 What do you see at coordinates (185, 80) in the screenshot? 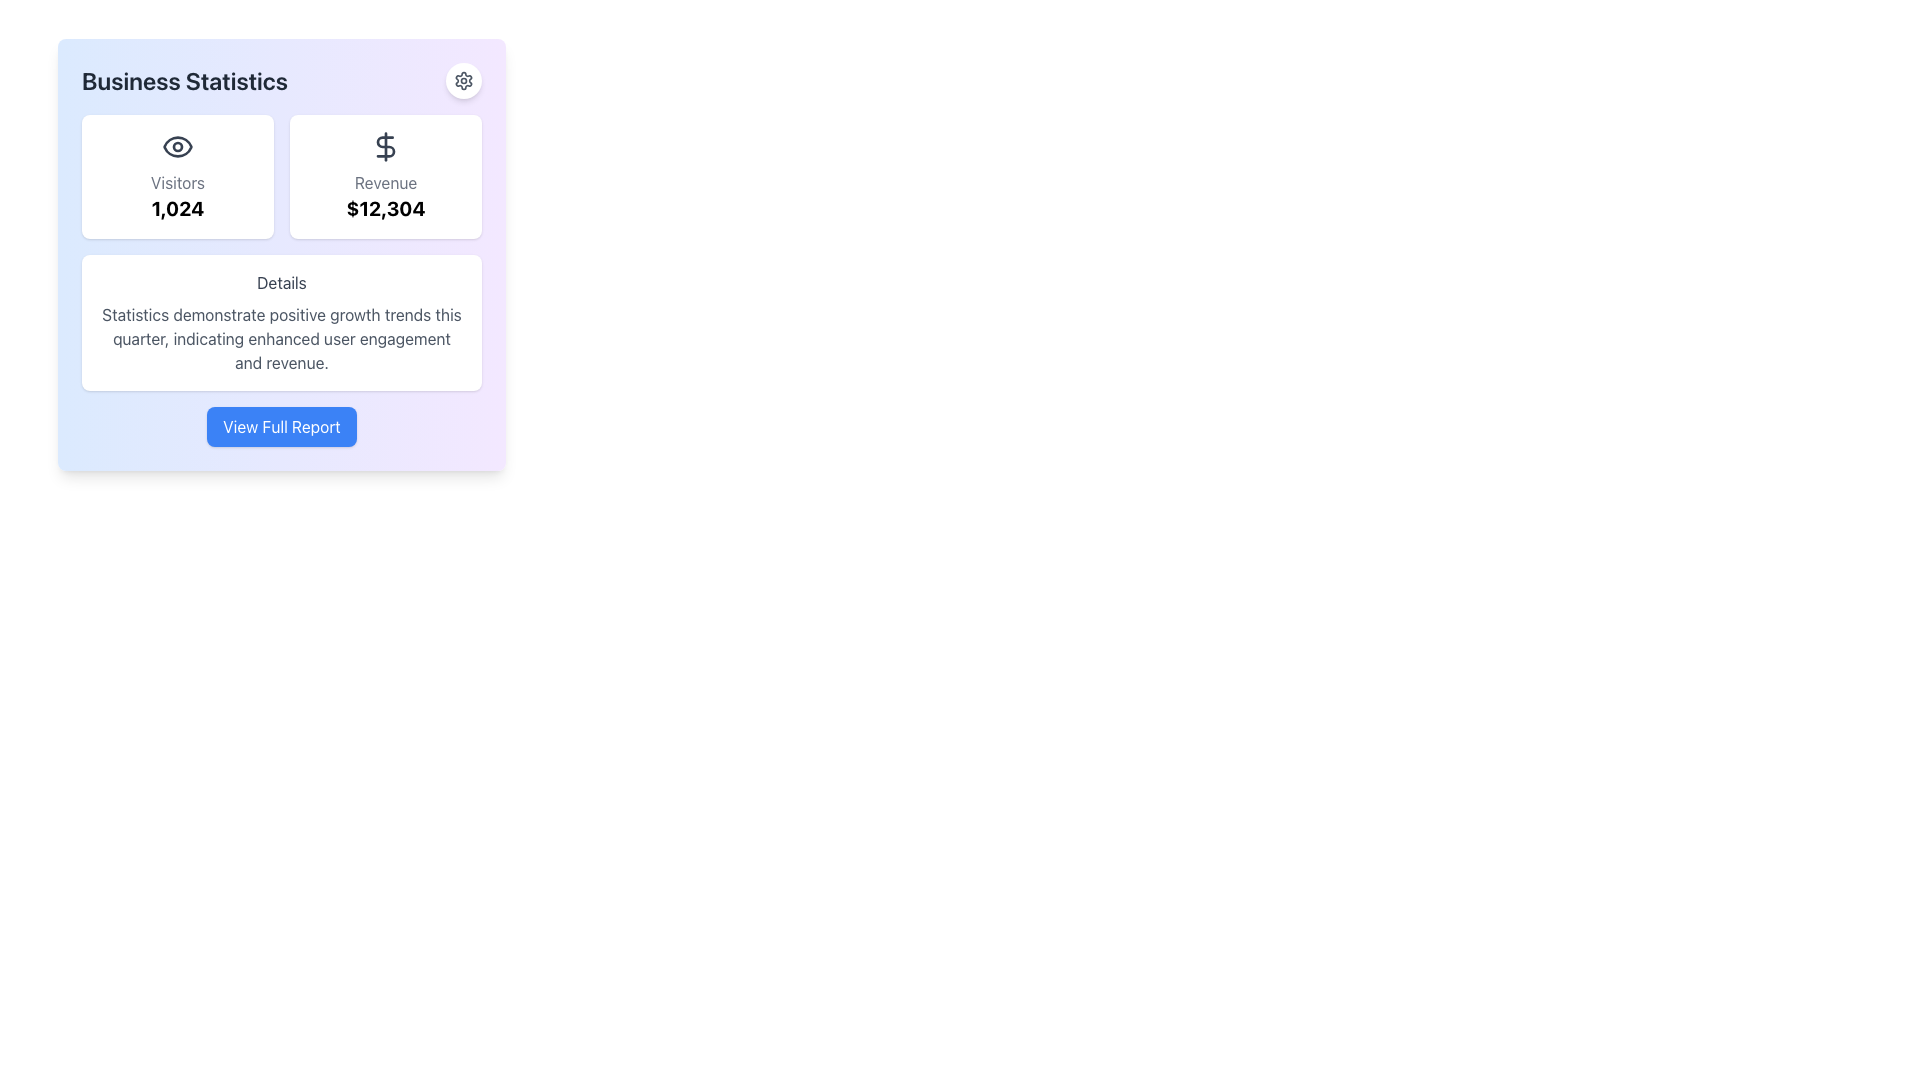
I see `the prominent text label reading 'Business Statistics' located at the top-left corner of the card-like UI component` at bounding box center [185, 80].